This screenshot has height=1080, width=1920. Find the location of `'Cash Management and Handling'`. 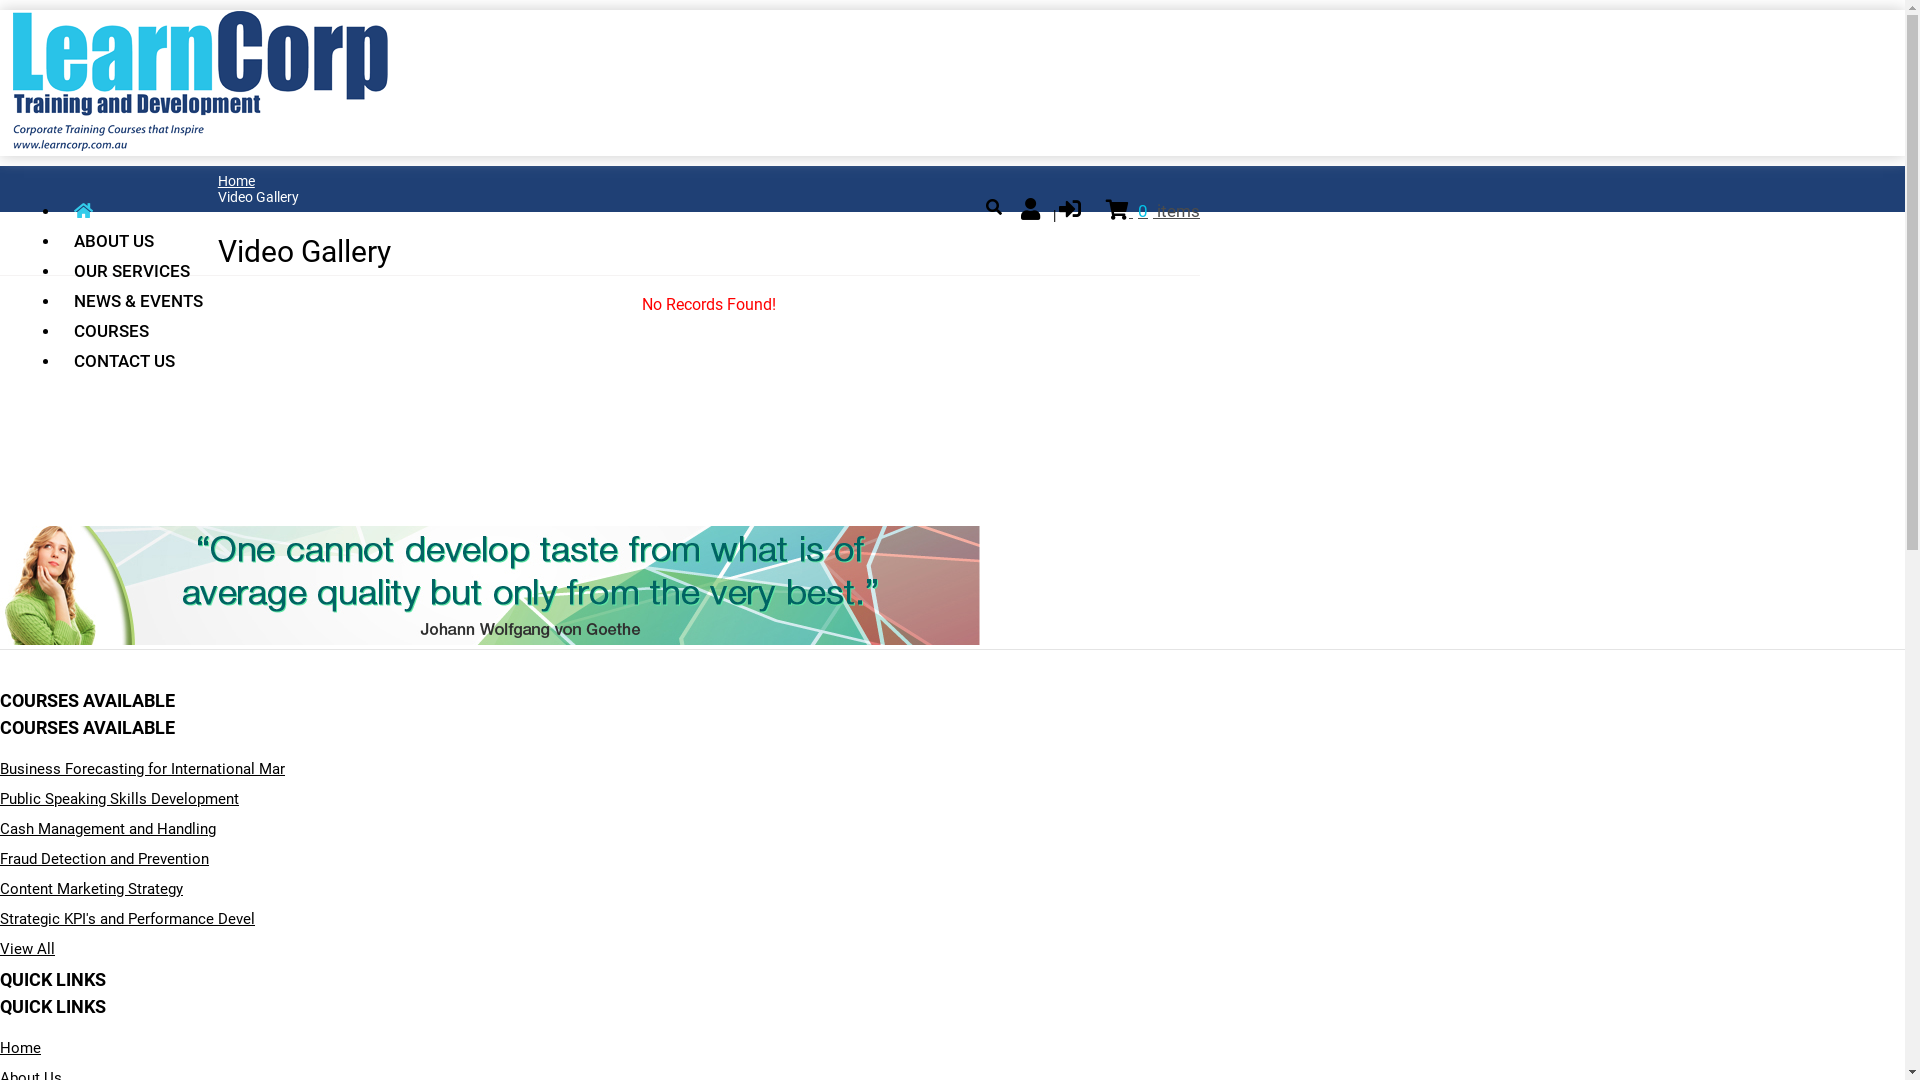

'Cash Management and Handling' is located at coordinates (107, 829).